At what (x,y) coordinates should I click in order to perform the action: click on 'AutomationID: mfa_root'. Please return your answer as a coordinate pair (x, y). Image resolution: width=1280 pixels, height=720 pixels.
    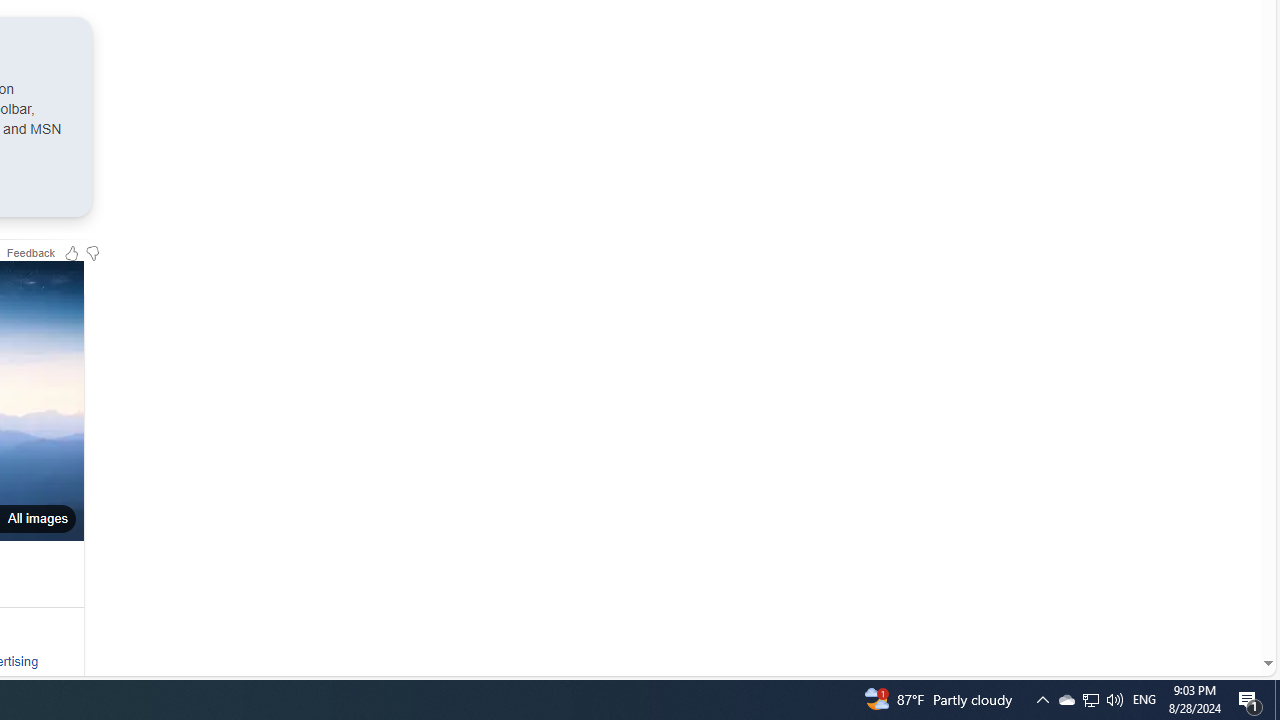
    Looking at the image, I should click on (1192, 602).